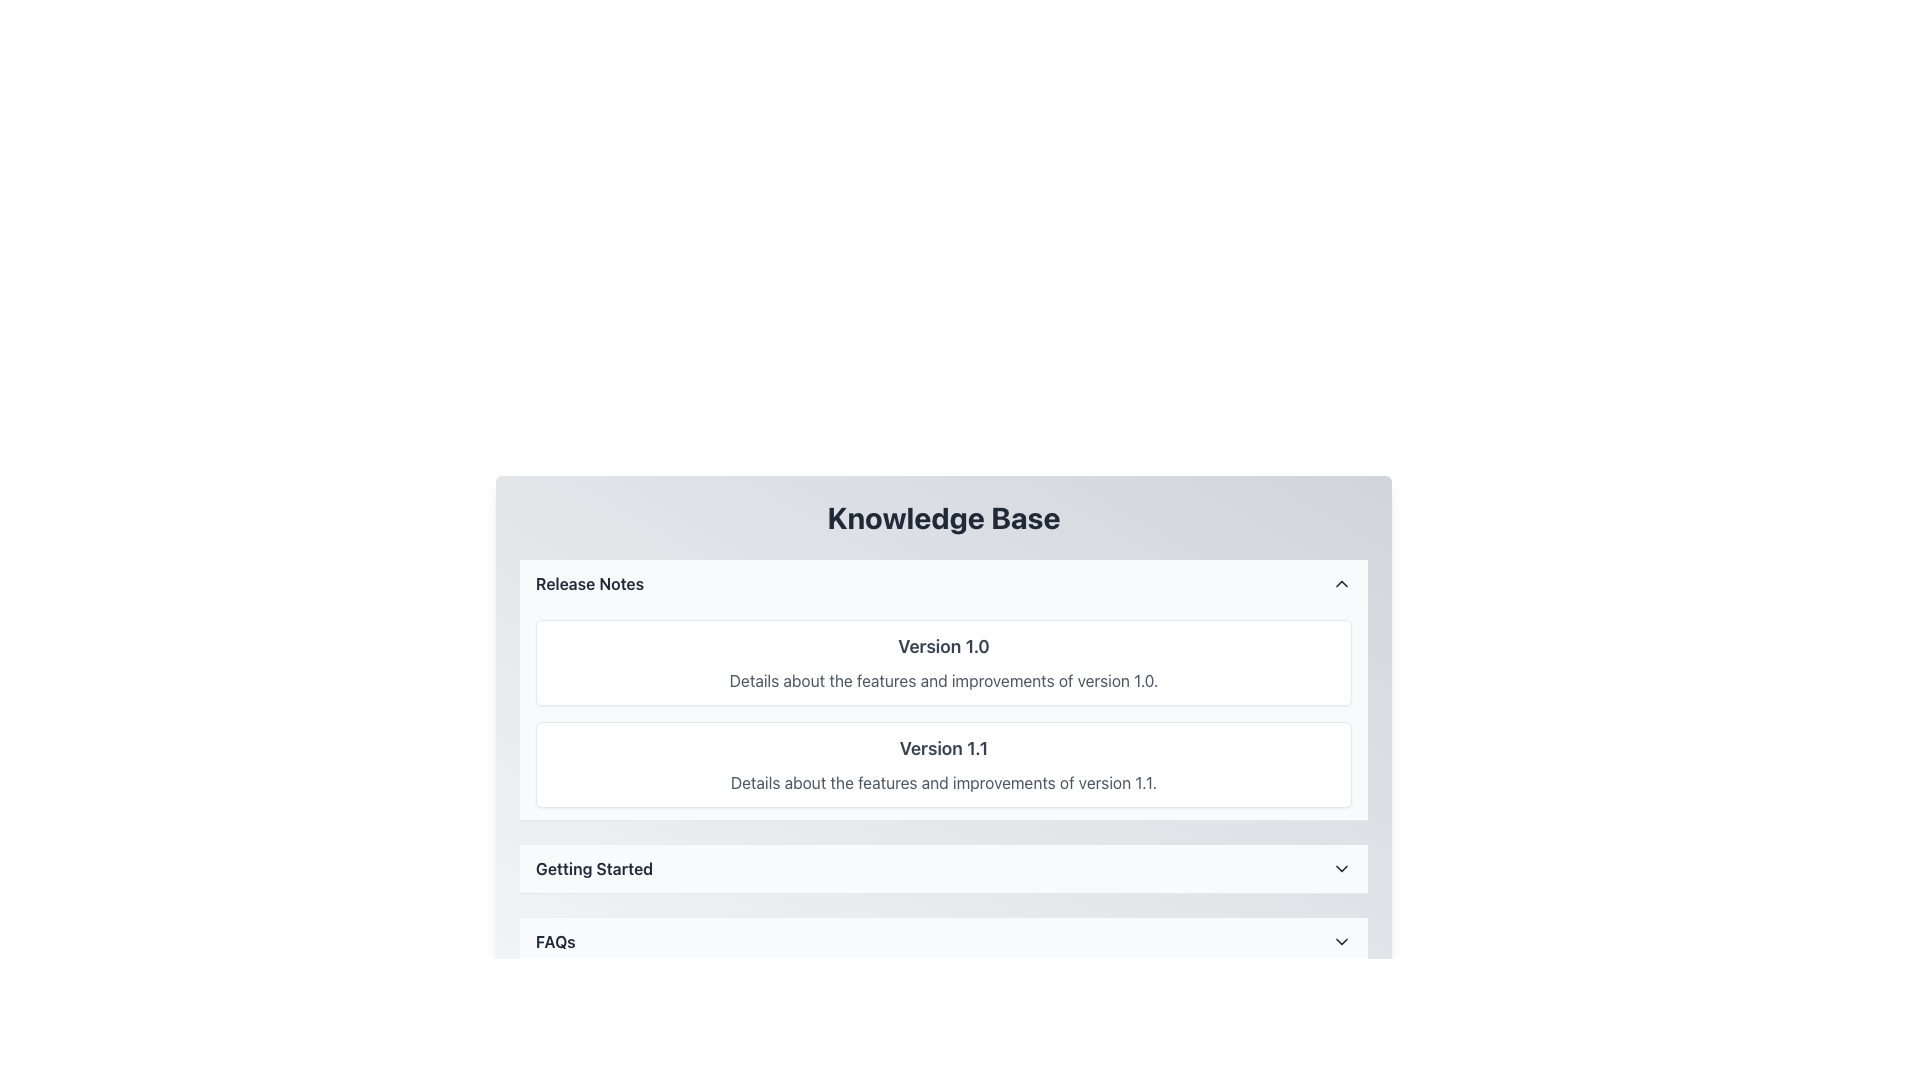  What do you see at coordinates (1342, 583) in the screenshot?
I see `the upward-pointing chevron icon on the right side of the 'Release Notes' interactive bar` at bounding box center [1342, 583].